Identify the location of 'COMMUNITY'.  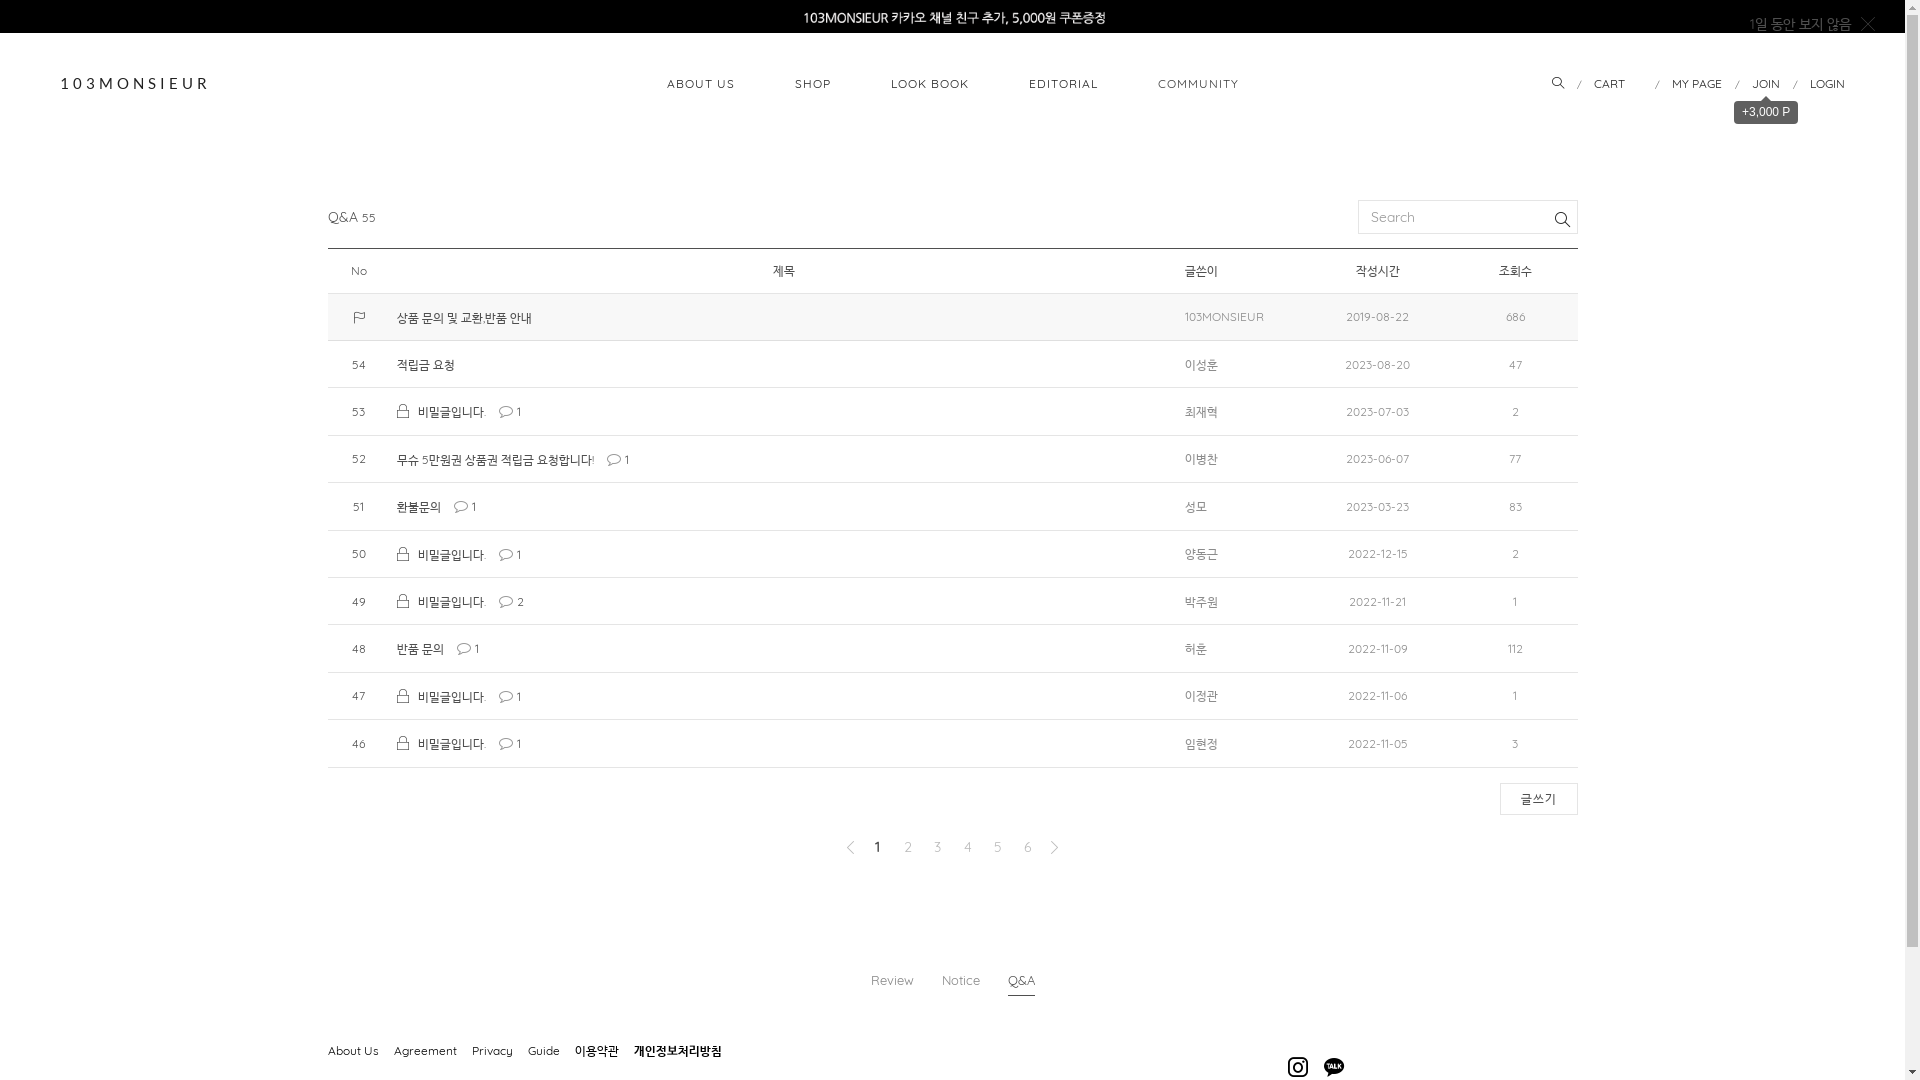
(1198, 82).